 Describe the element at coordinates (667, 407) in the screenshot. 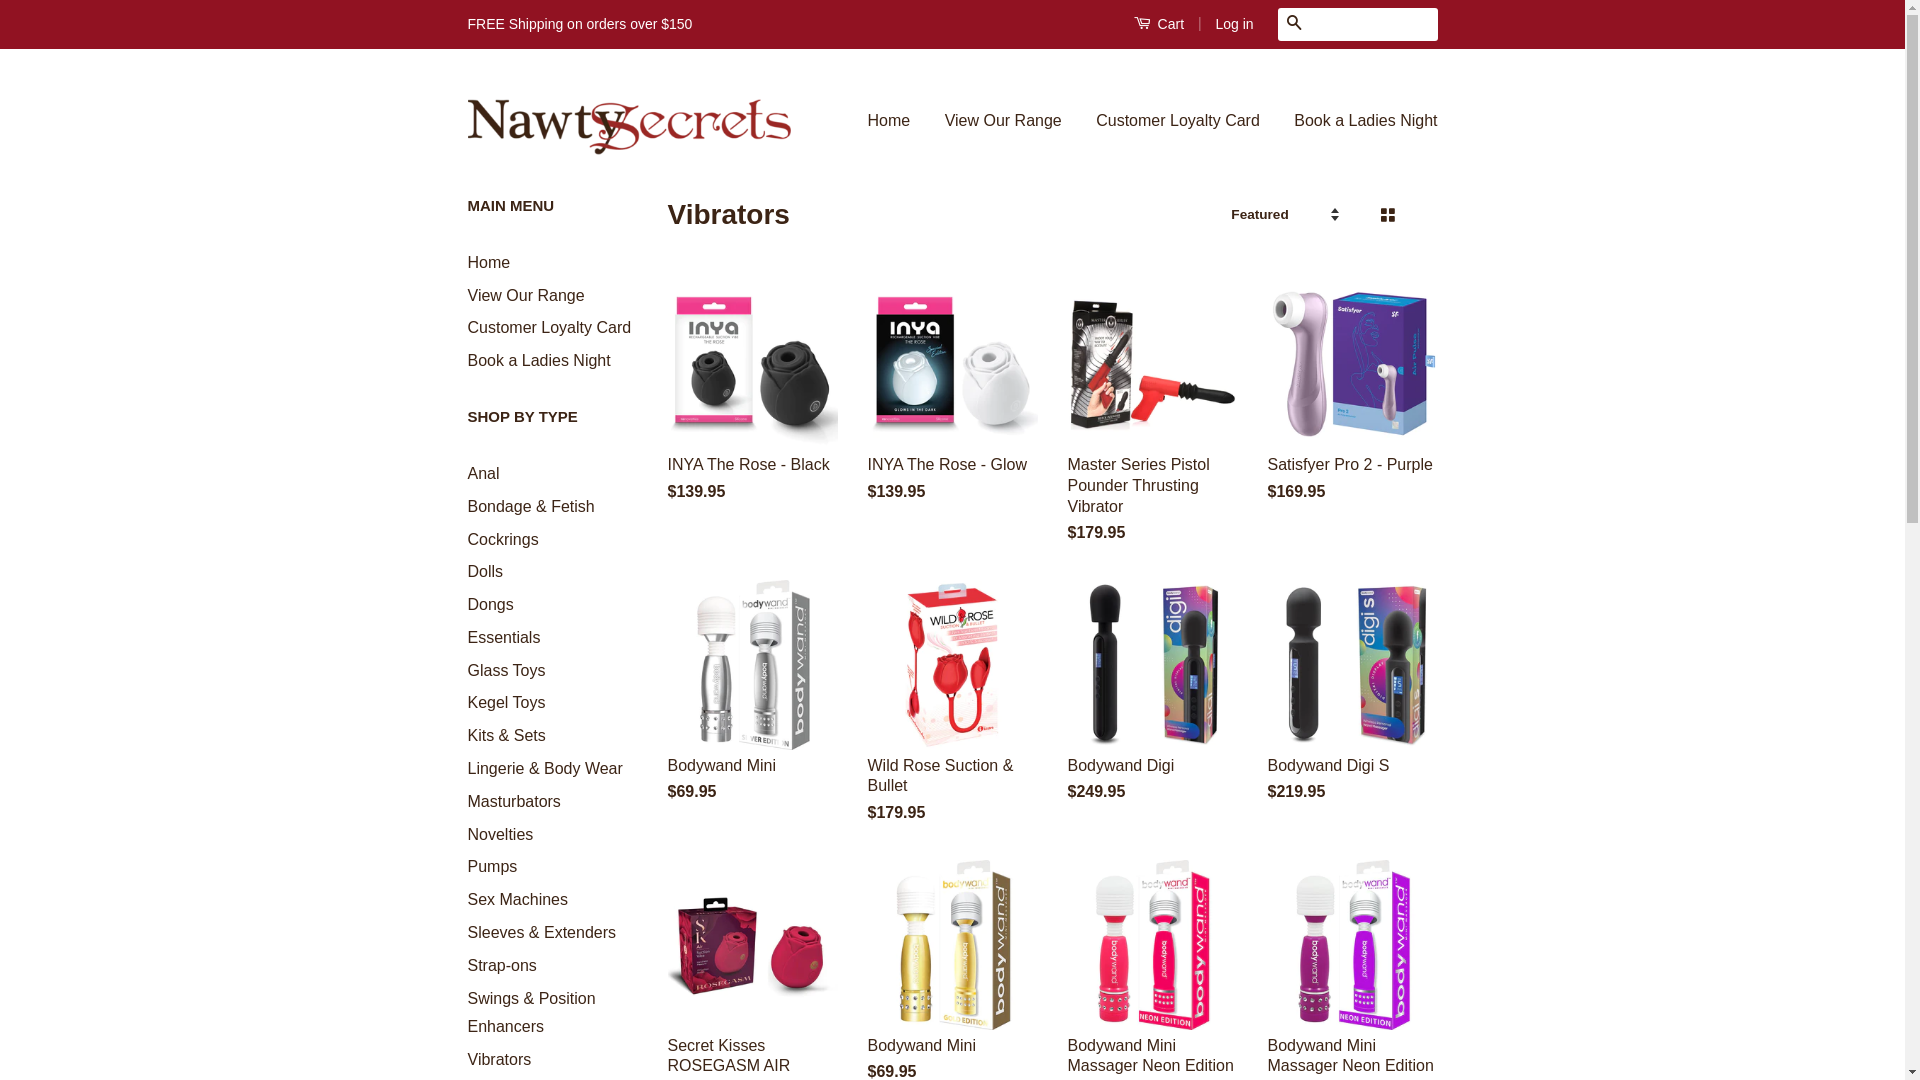

I see `'INYA The Rose - Black` at that location.